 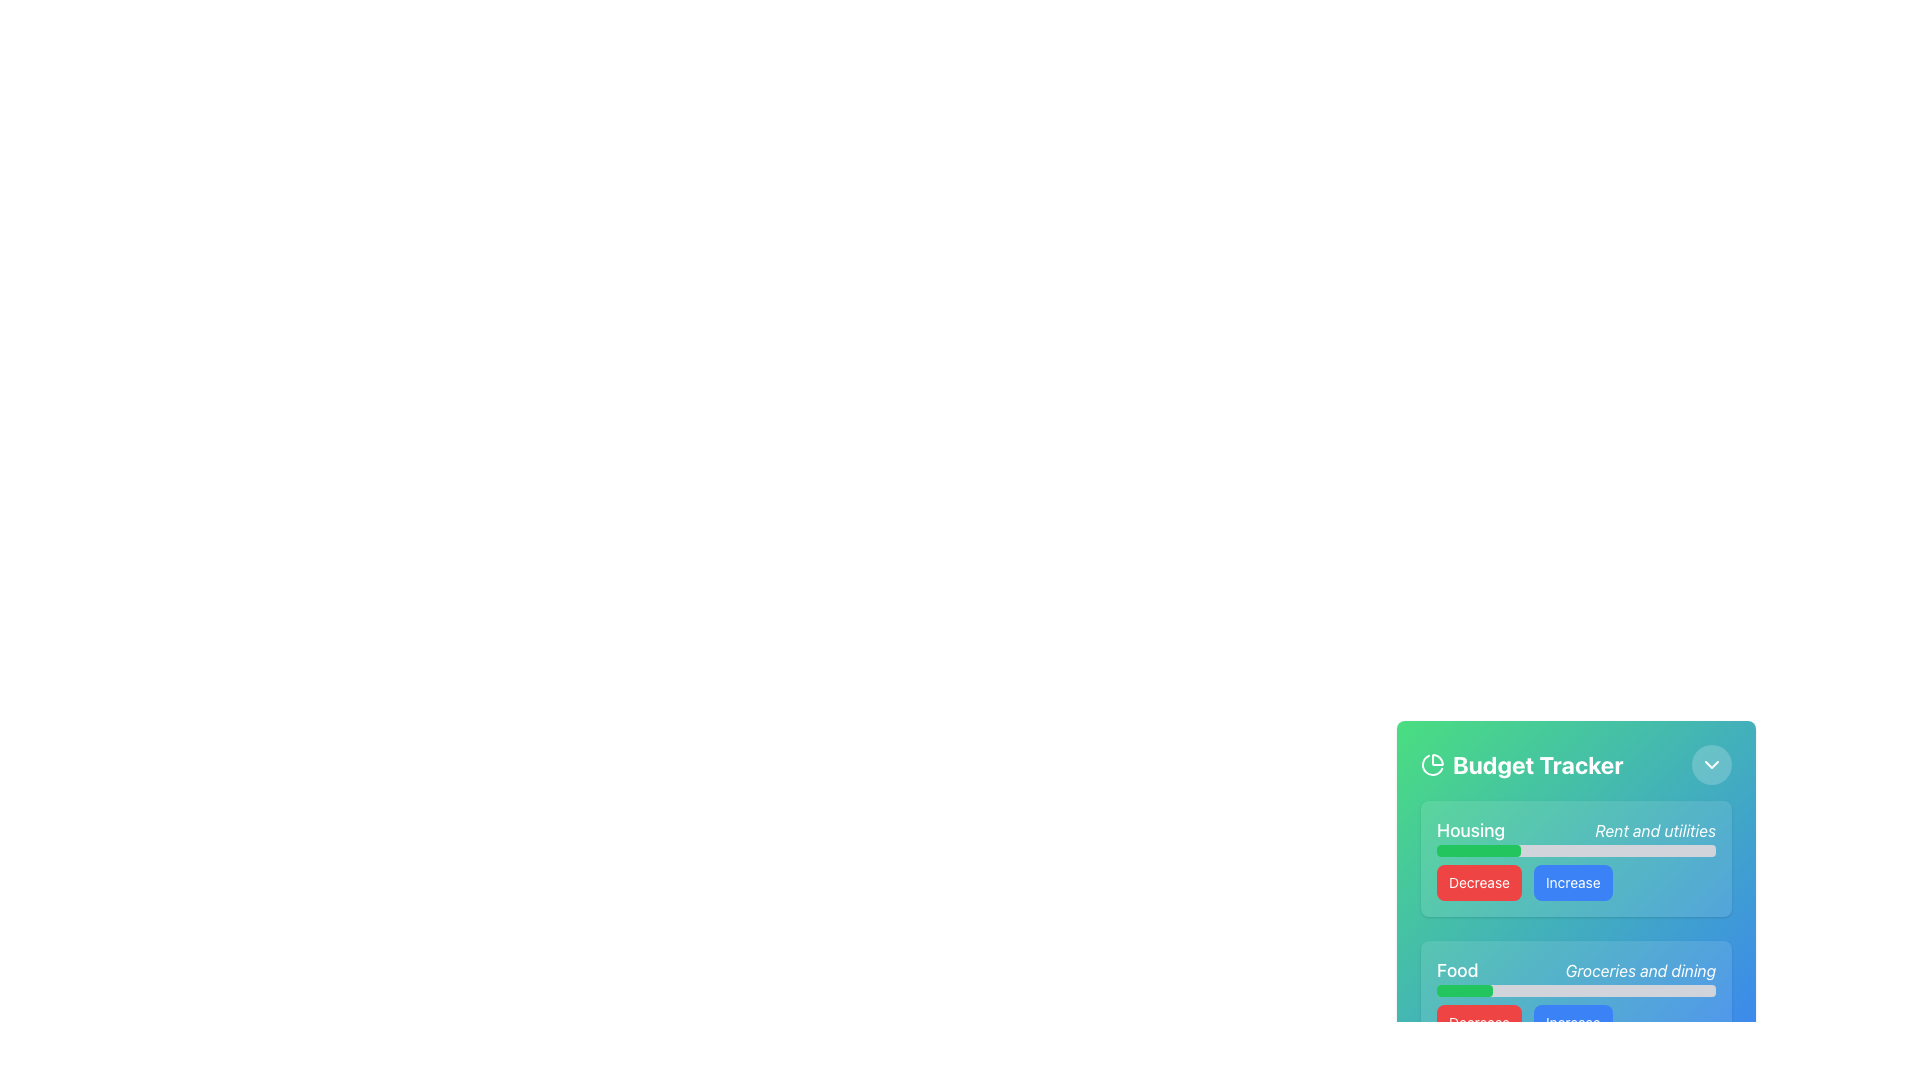 I want to click on the Italicized Text Label displaying 'Groceries and dining', which is styled in a lighter font color against a gradient blue background, so click(x=1640, y=970).